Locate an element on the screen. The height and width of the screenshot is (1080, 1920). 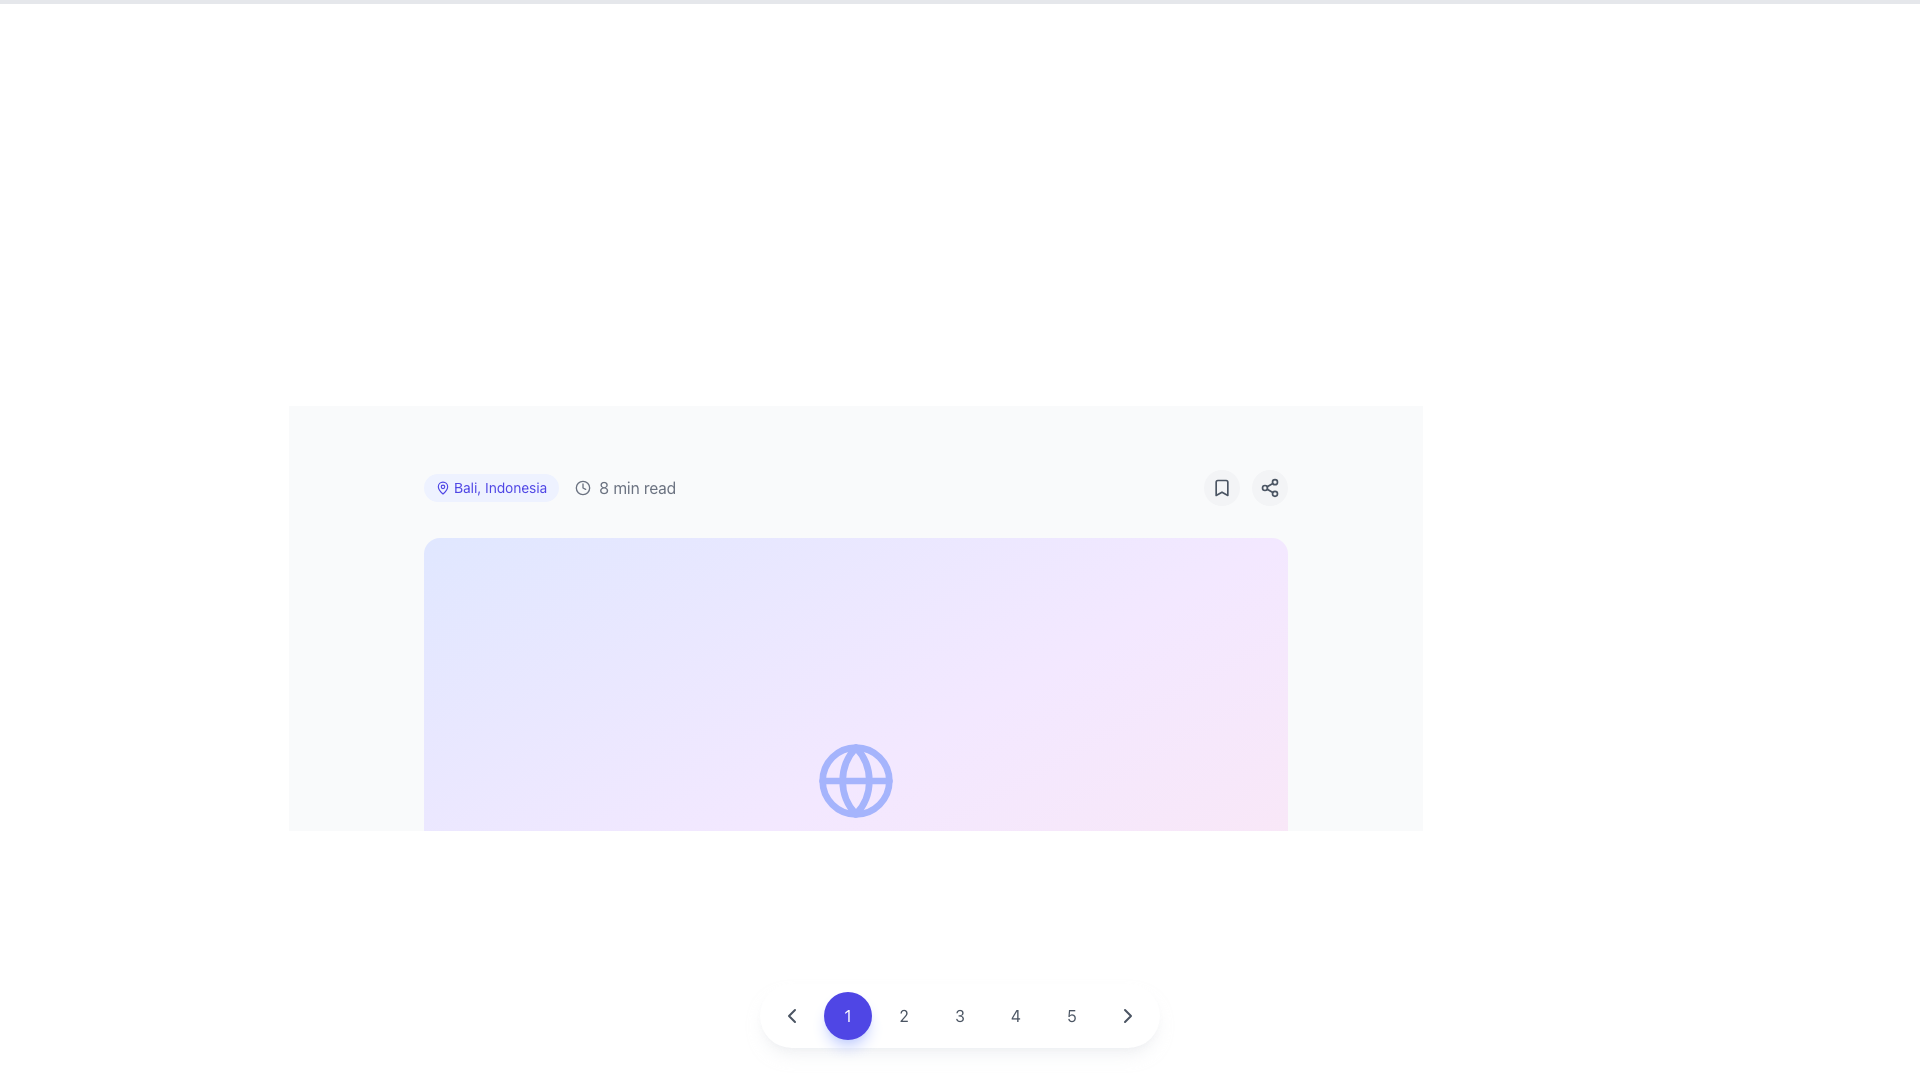
the third page number button in the pagination control is located at coordinates (960, 1015).